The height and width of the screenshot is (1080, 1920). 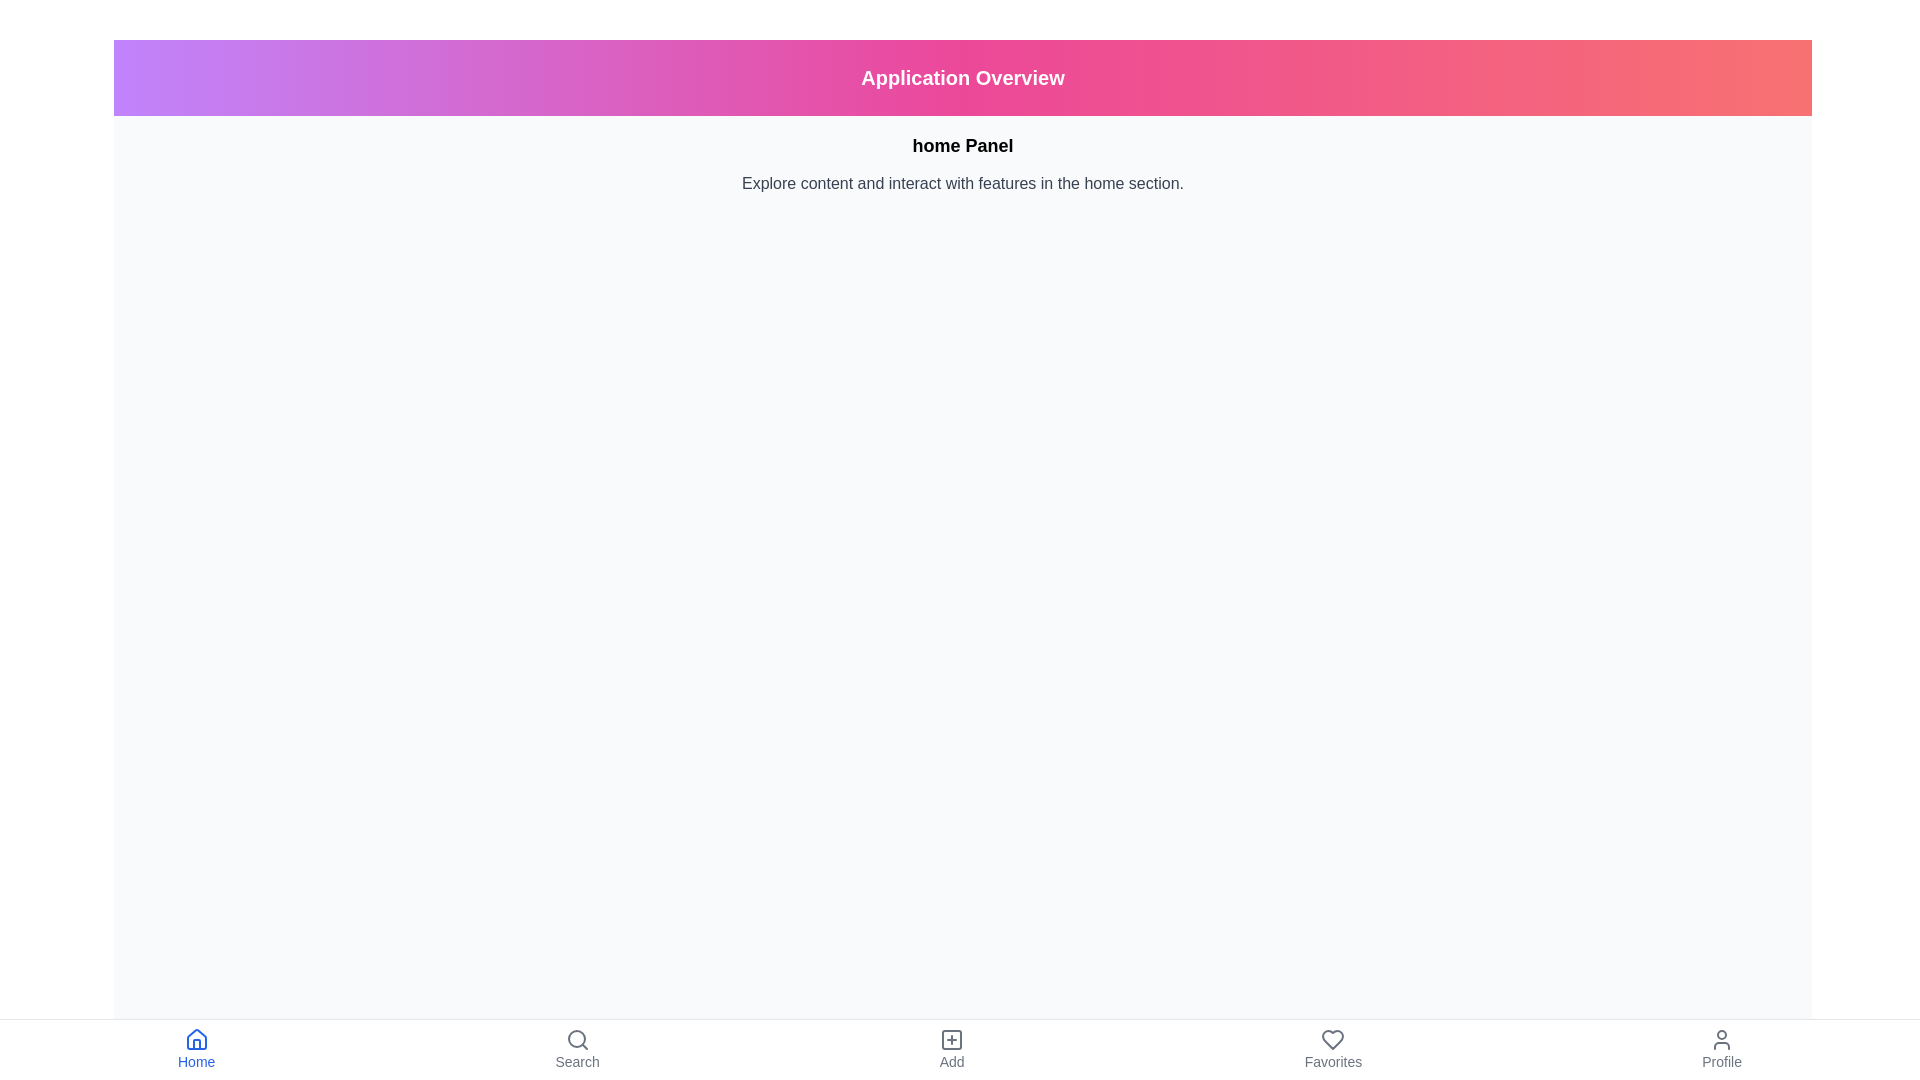 I want to click on the header section of the component, so click(x=963, y=76).